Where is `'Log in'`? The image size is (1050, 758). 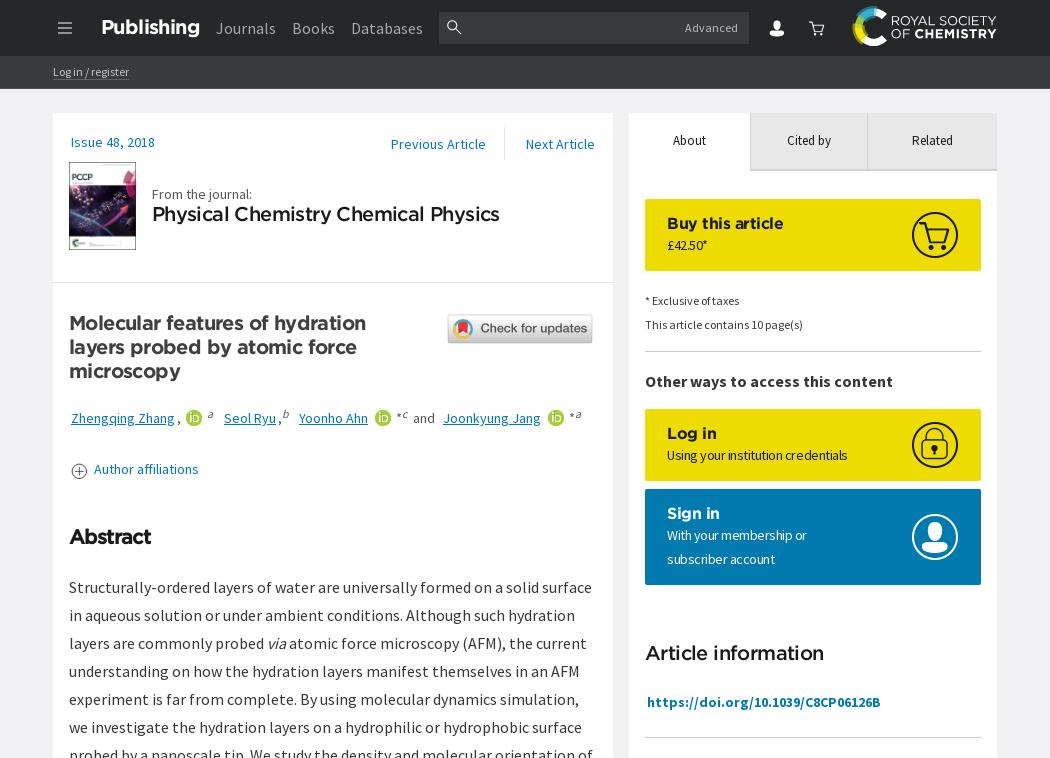 'Log in' is located at coordinates (691, 431).